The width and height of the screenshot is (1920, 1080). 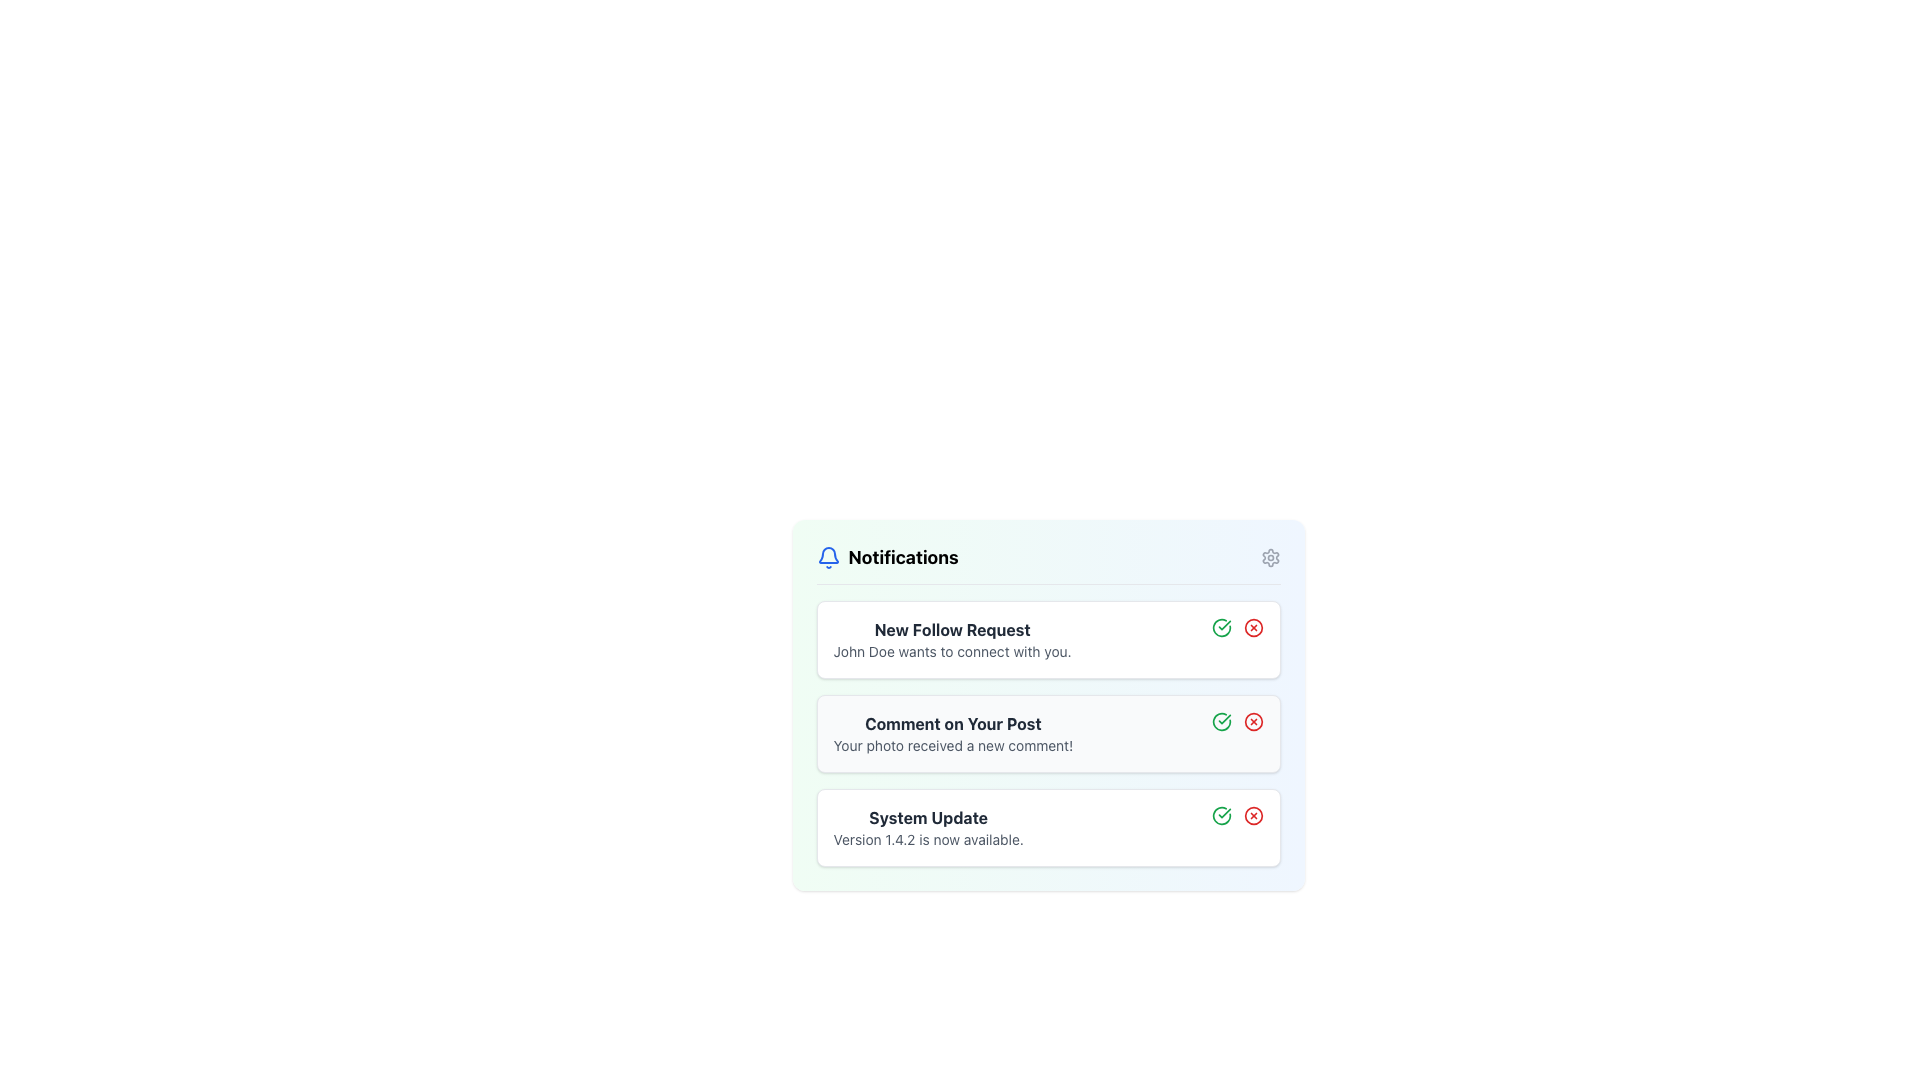 What do you see at coordinates (1220, 721) in the screenshot?
I see `the confirmation icon located in the second row of the notification list, adjacent to the description 'Your photo received a new comment!'` at bounding box center [1220, 721].